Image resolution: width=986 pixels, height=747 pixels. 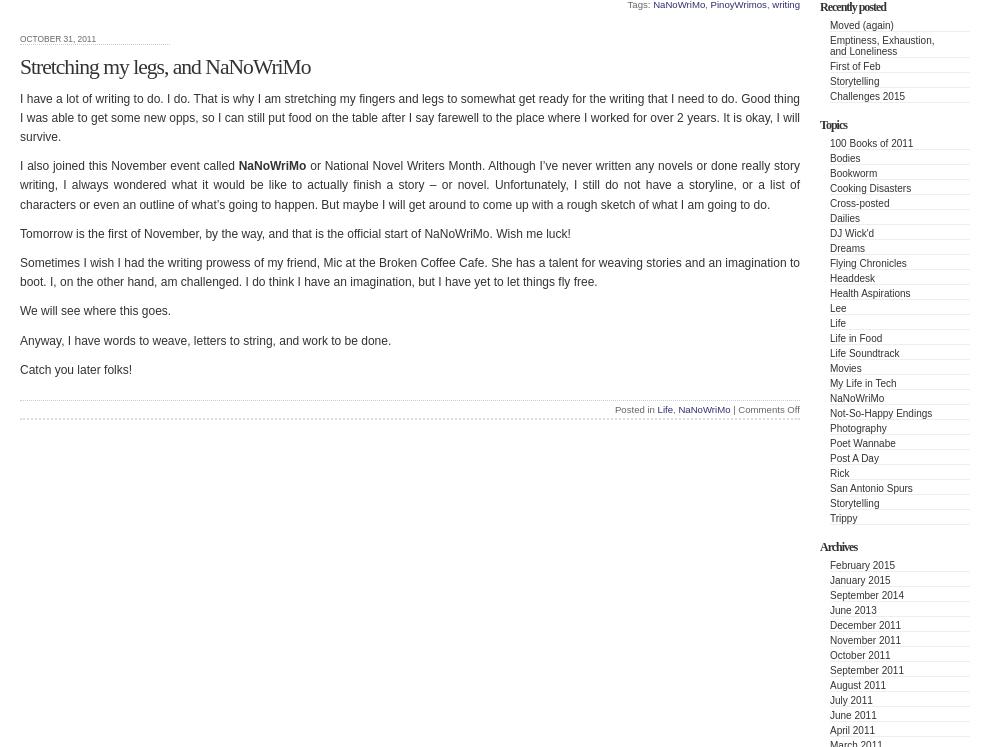 I want to click on 'Health Aspirations', so click(x=869, y=291).